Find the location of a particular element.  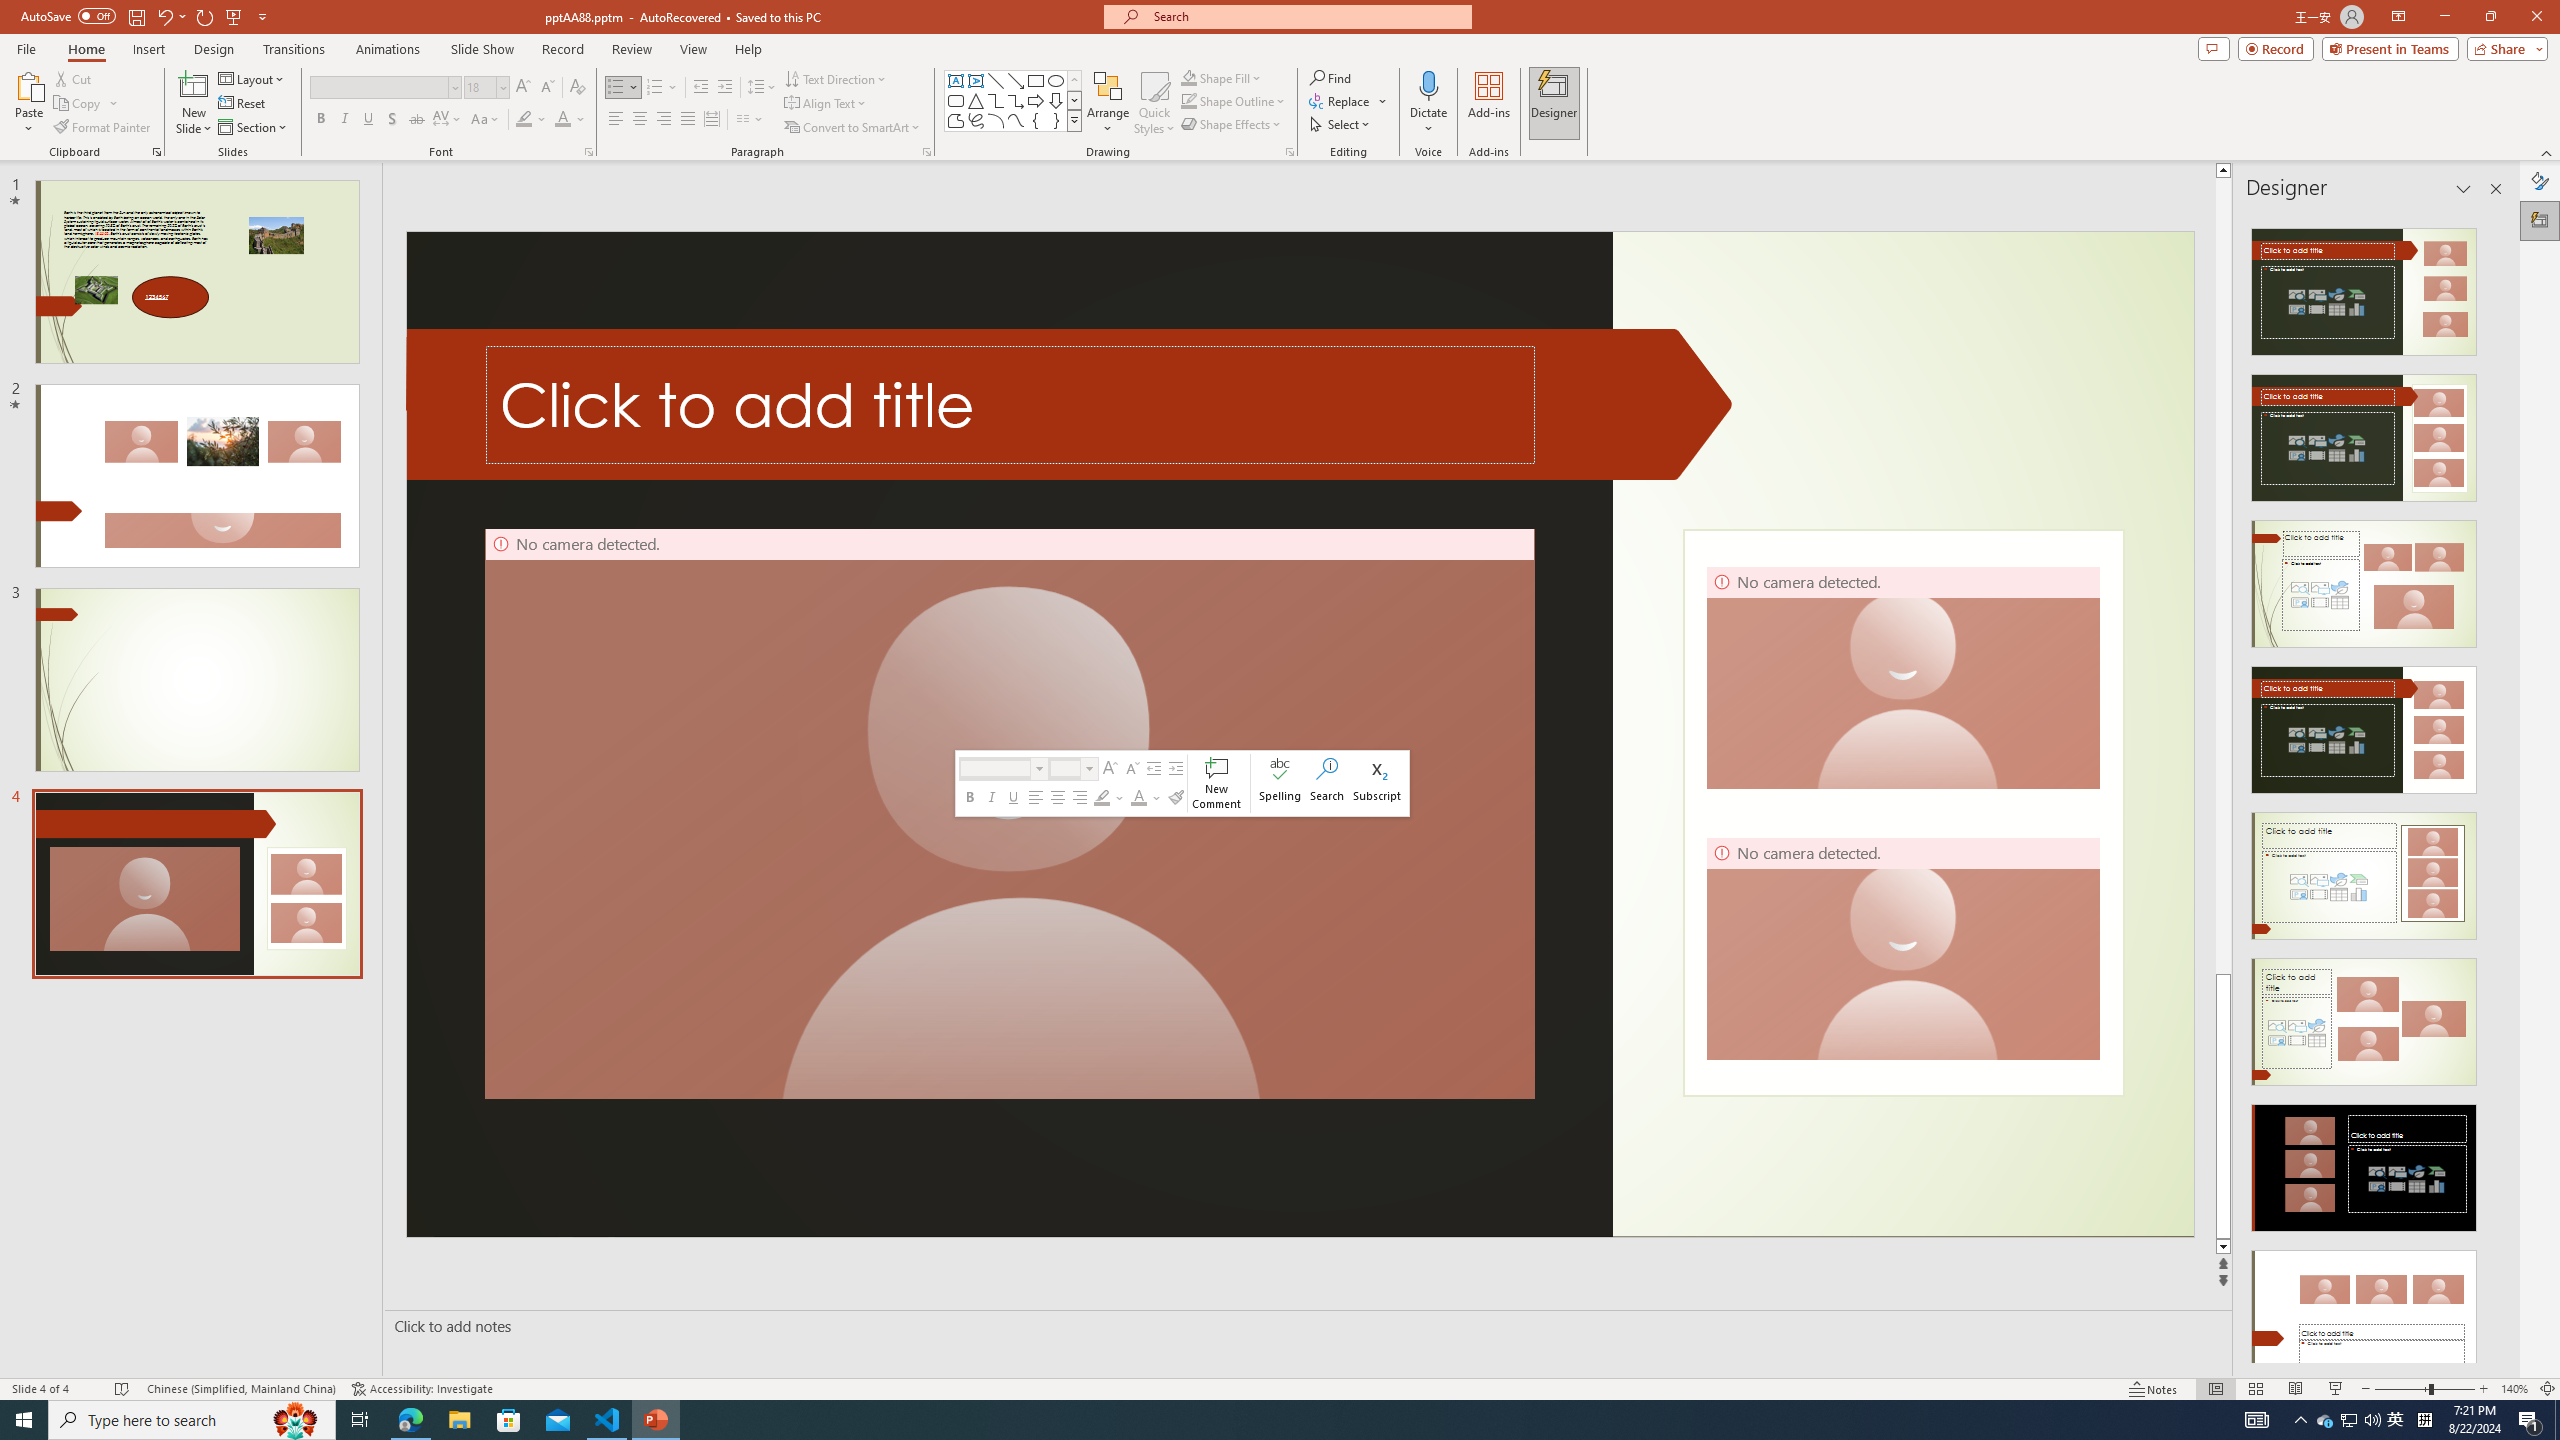

'Zoom to Fit ' is located at coordinates (2547, 1389).